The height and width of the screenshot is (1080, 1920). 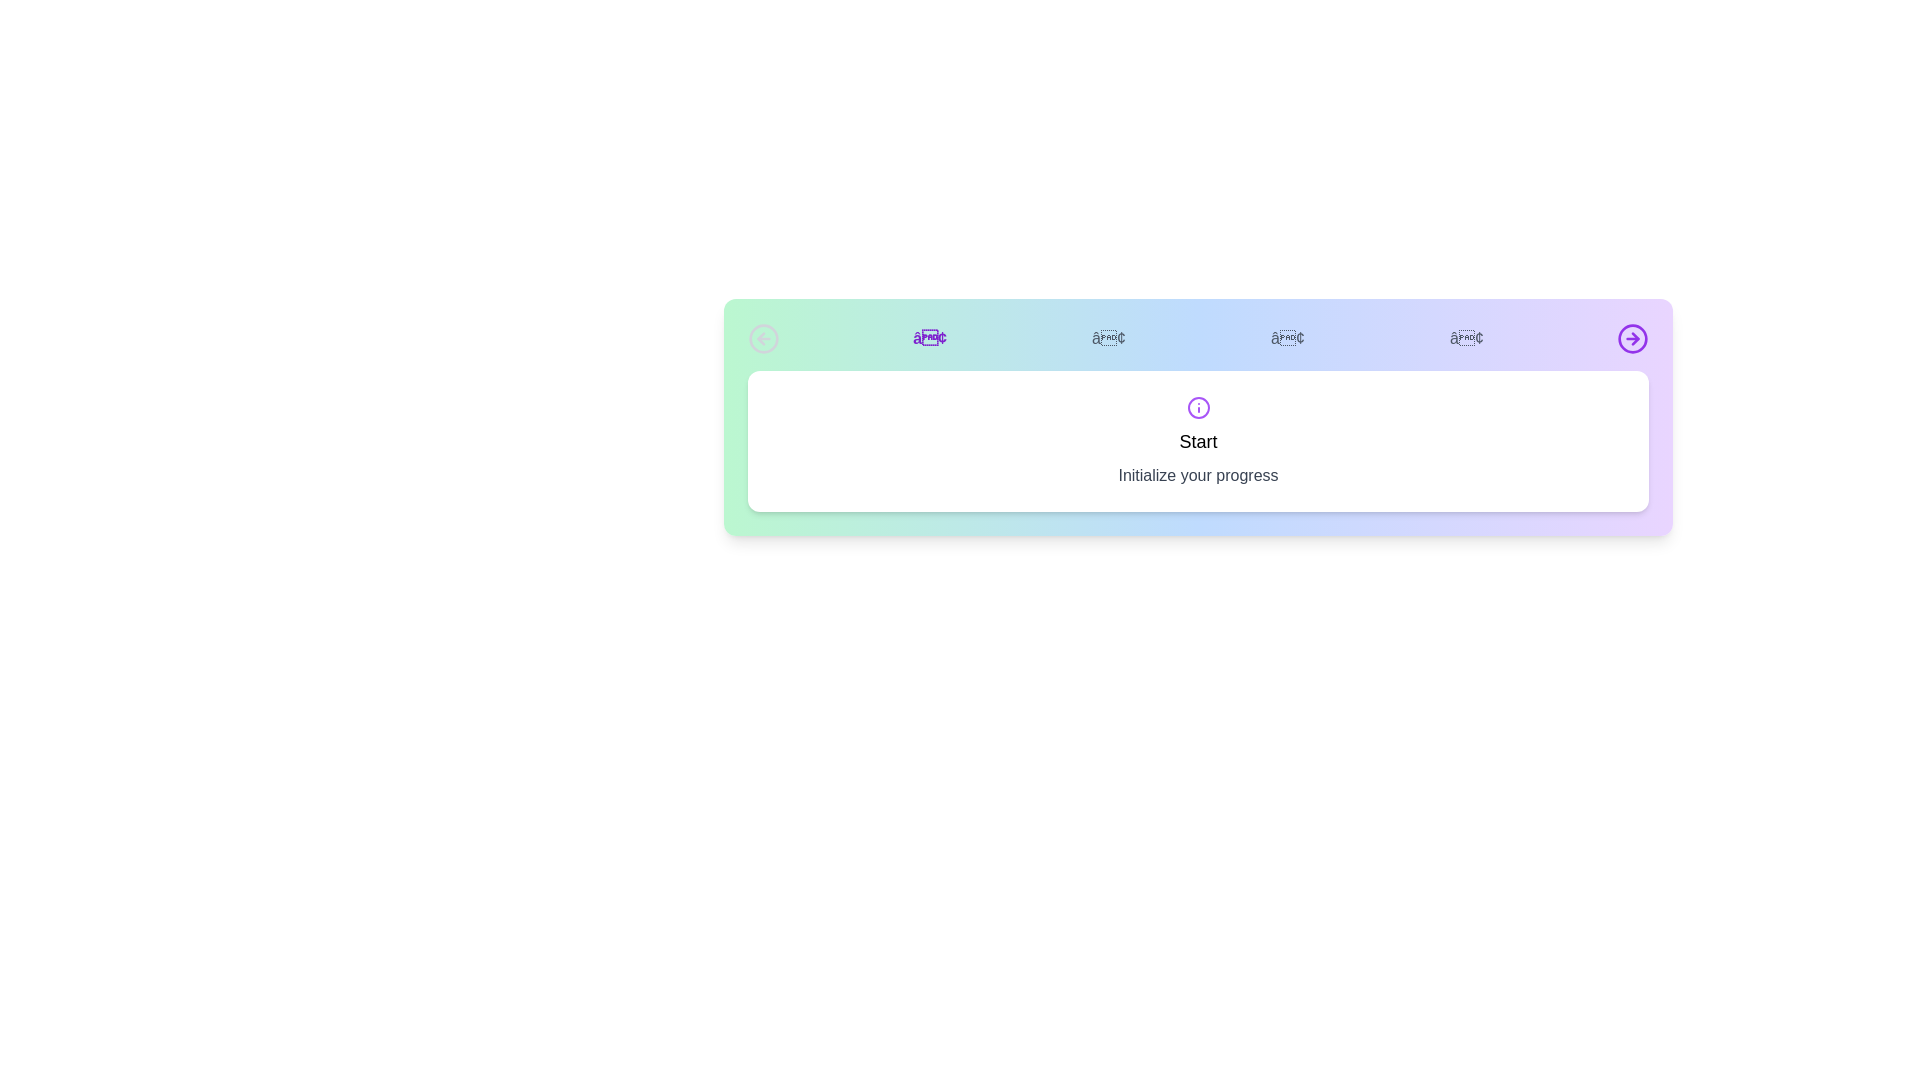 What do you see at coordinates (1198, 406) in the screenshot?
I see `the information icon to view the details of the current step` at bounding box center [1198, 406].